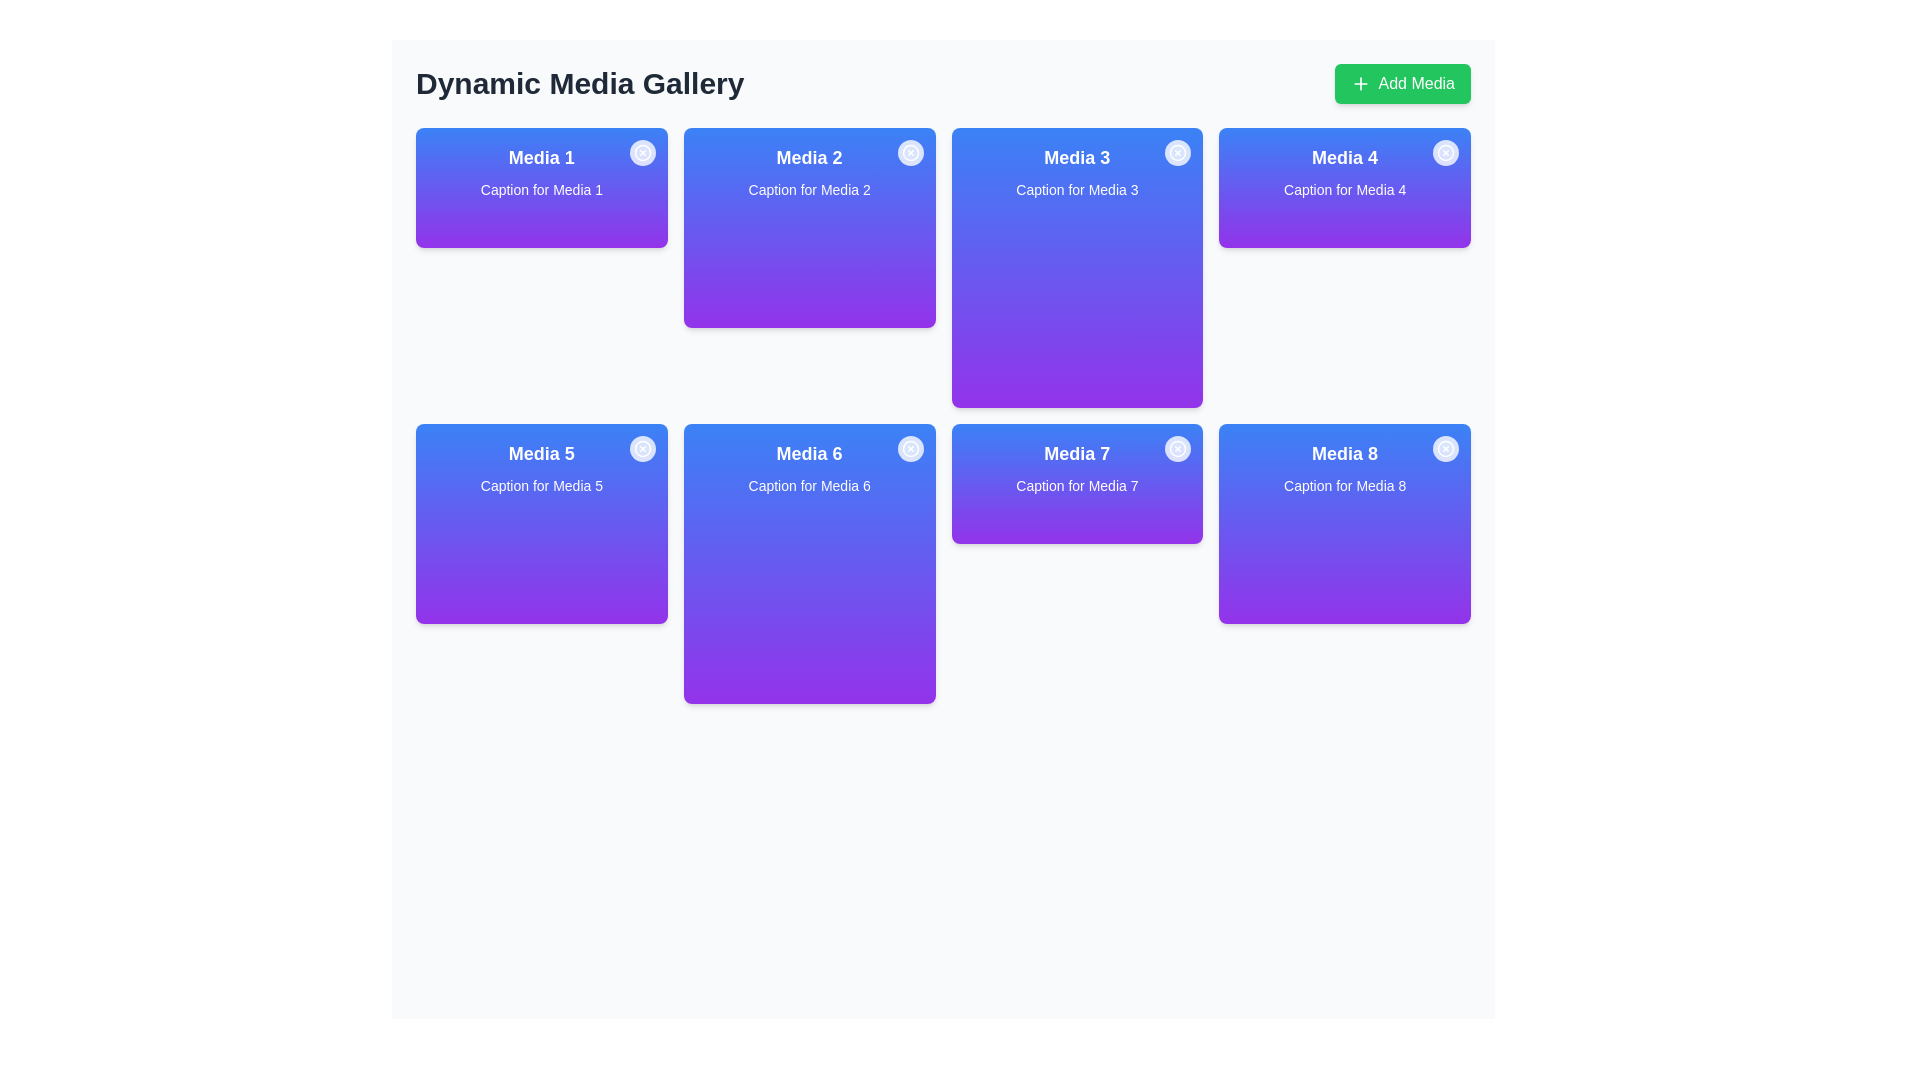 This screenshot has height=1080, width=1920. I want to click on the media display card titled 'Media 3', which is the third card in a grid layout located between 'Media 2' and 'Media 4', so click(1076, 266).